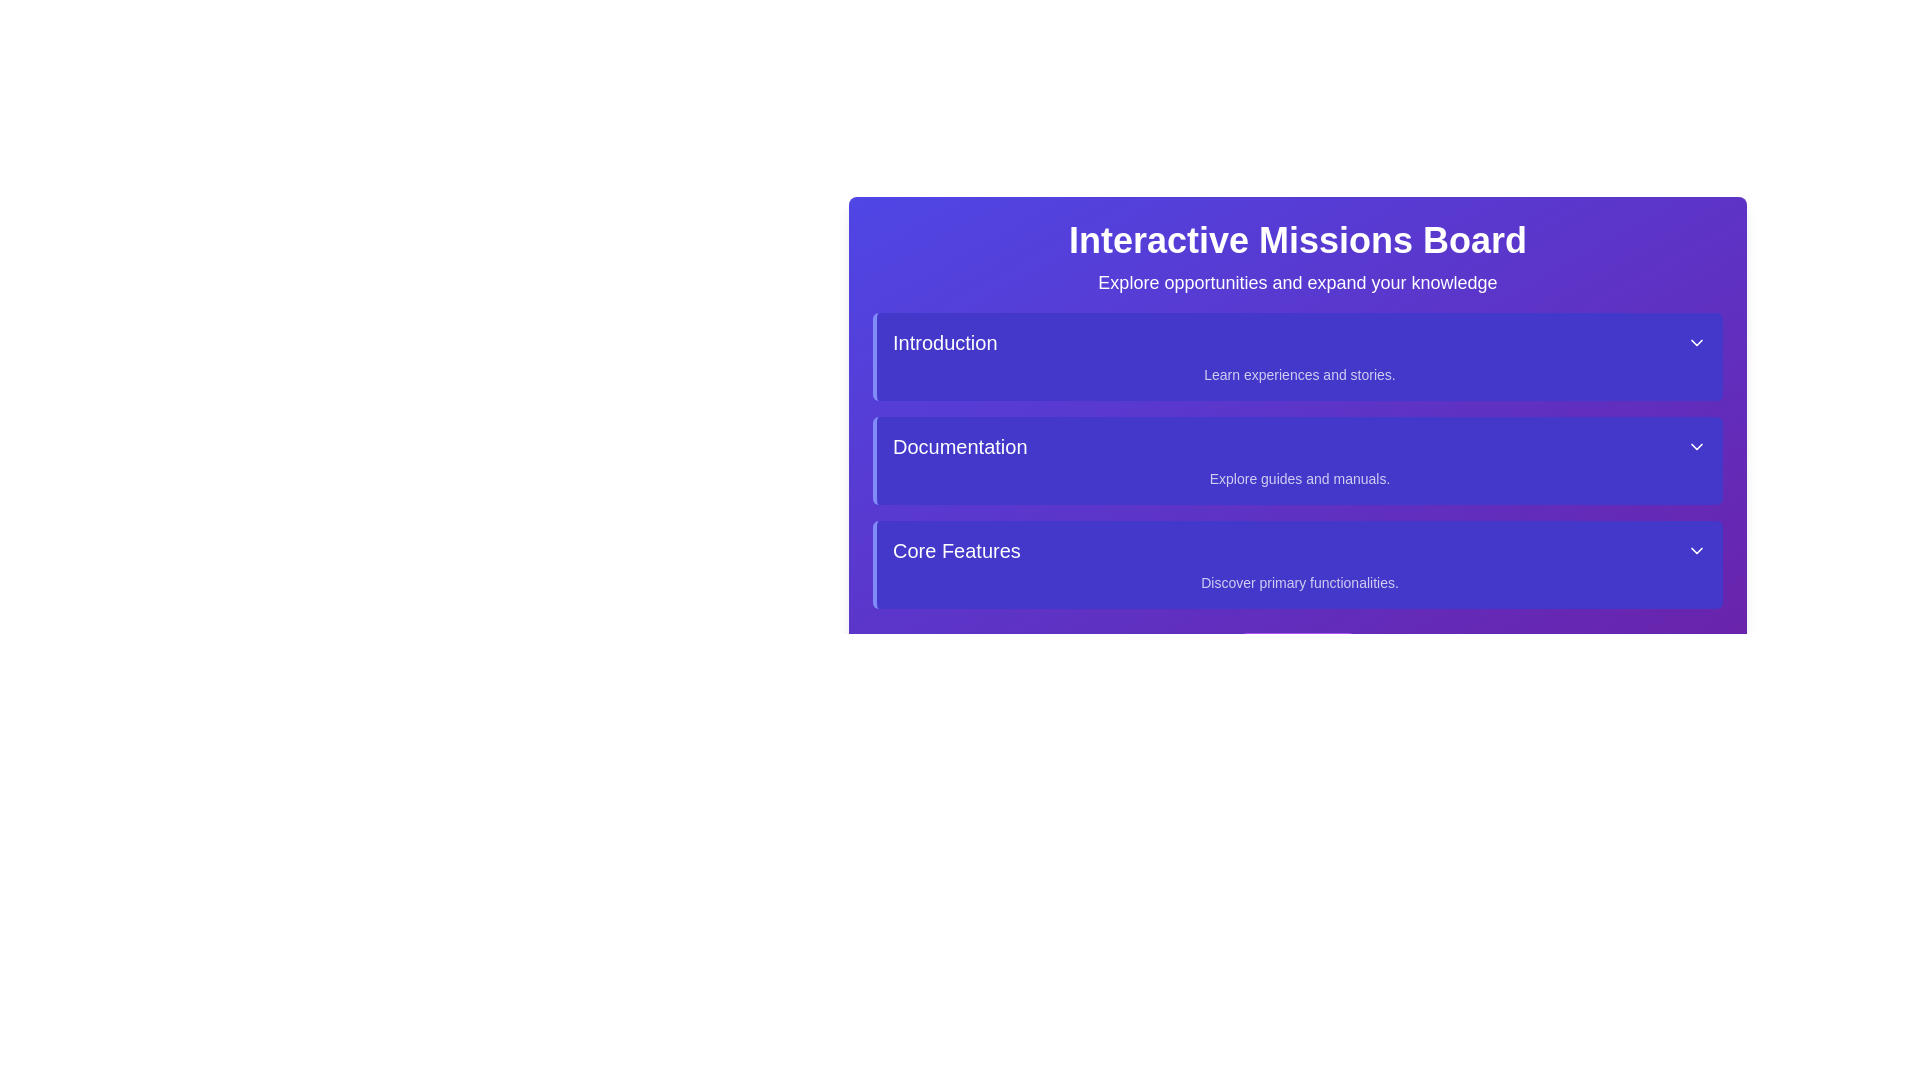  I want to click on the expandable/collapsible icon located at the extreme right of the 'Introduction' section, so click(1696, 342).